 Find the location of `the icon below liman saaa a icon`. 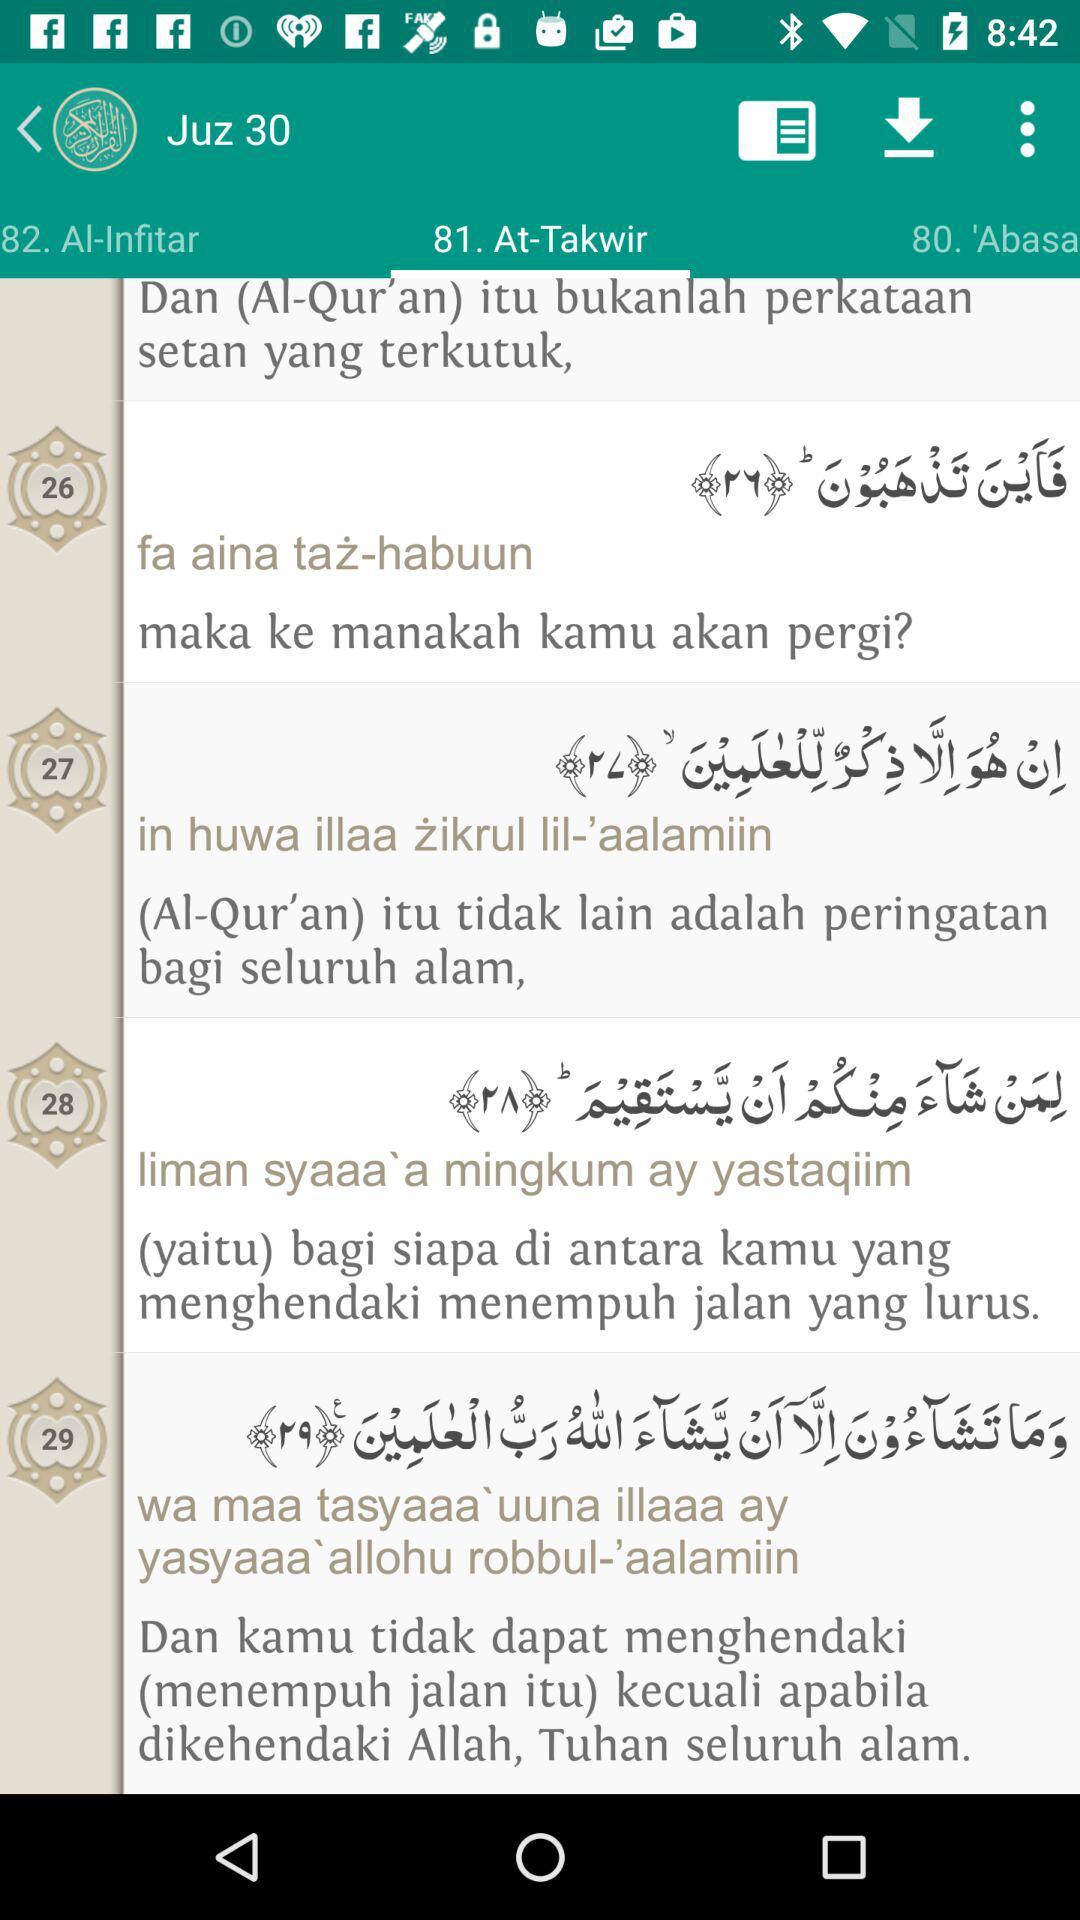

the icon below liman saaa a icon is located at coordinates (600, 1275).